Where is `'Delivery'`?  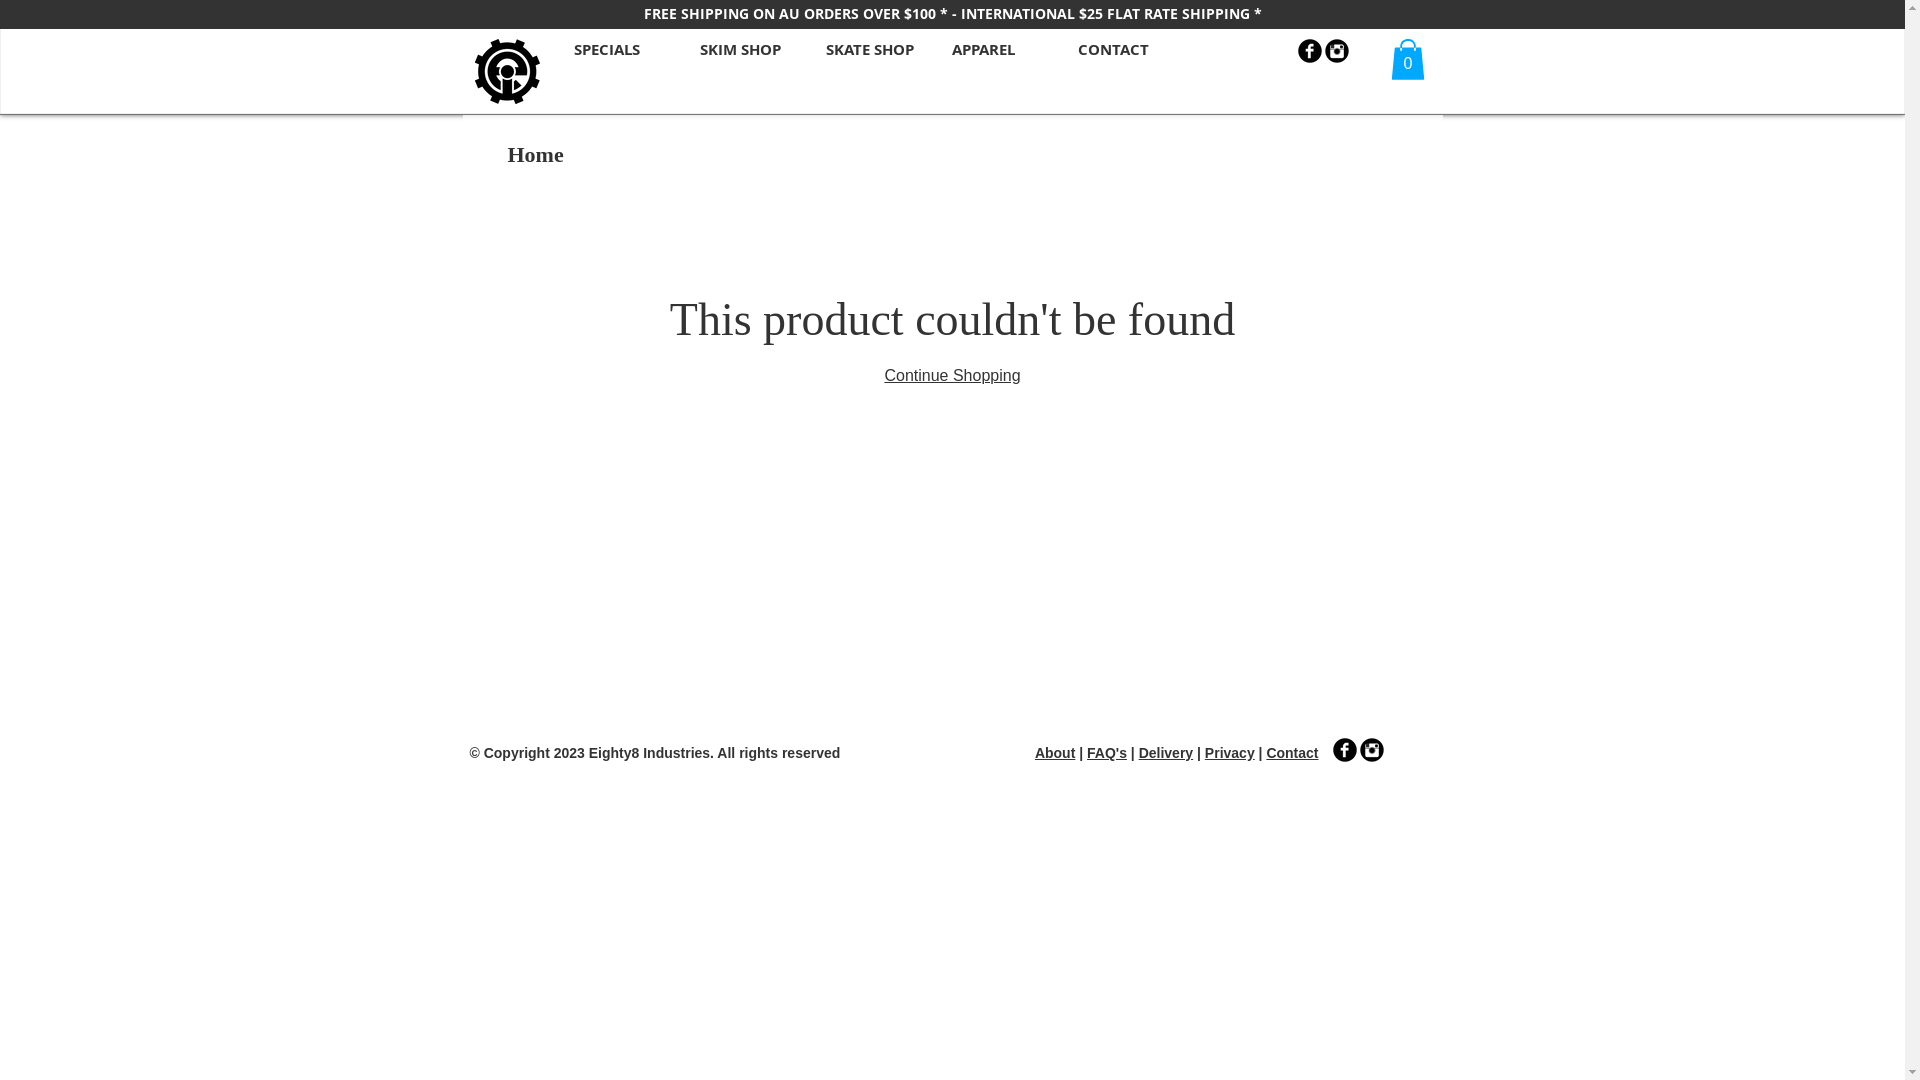
'Delivery' is located at coordinates (1166, 752).